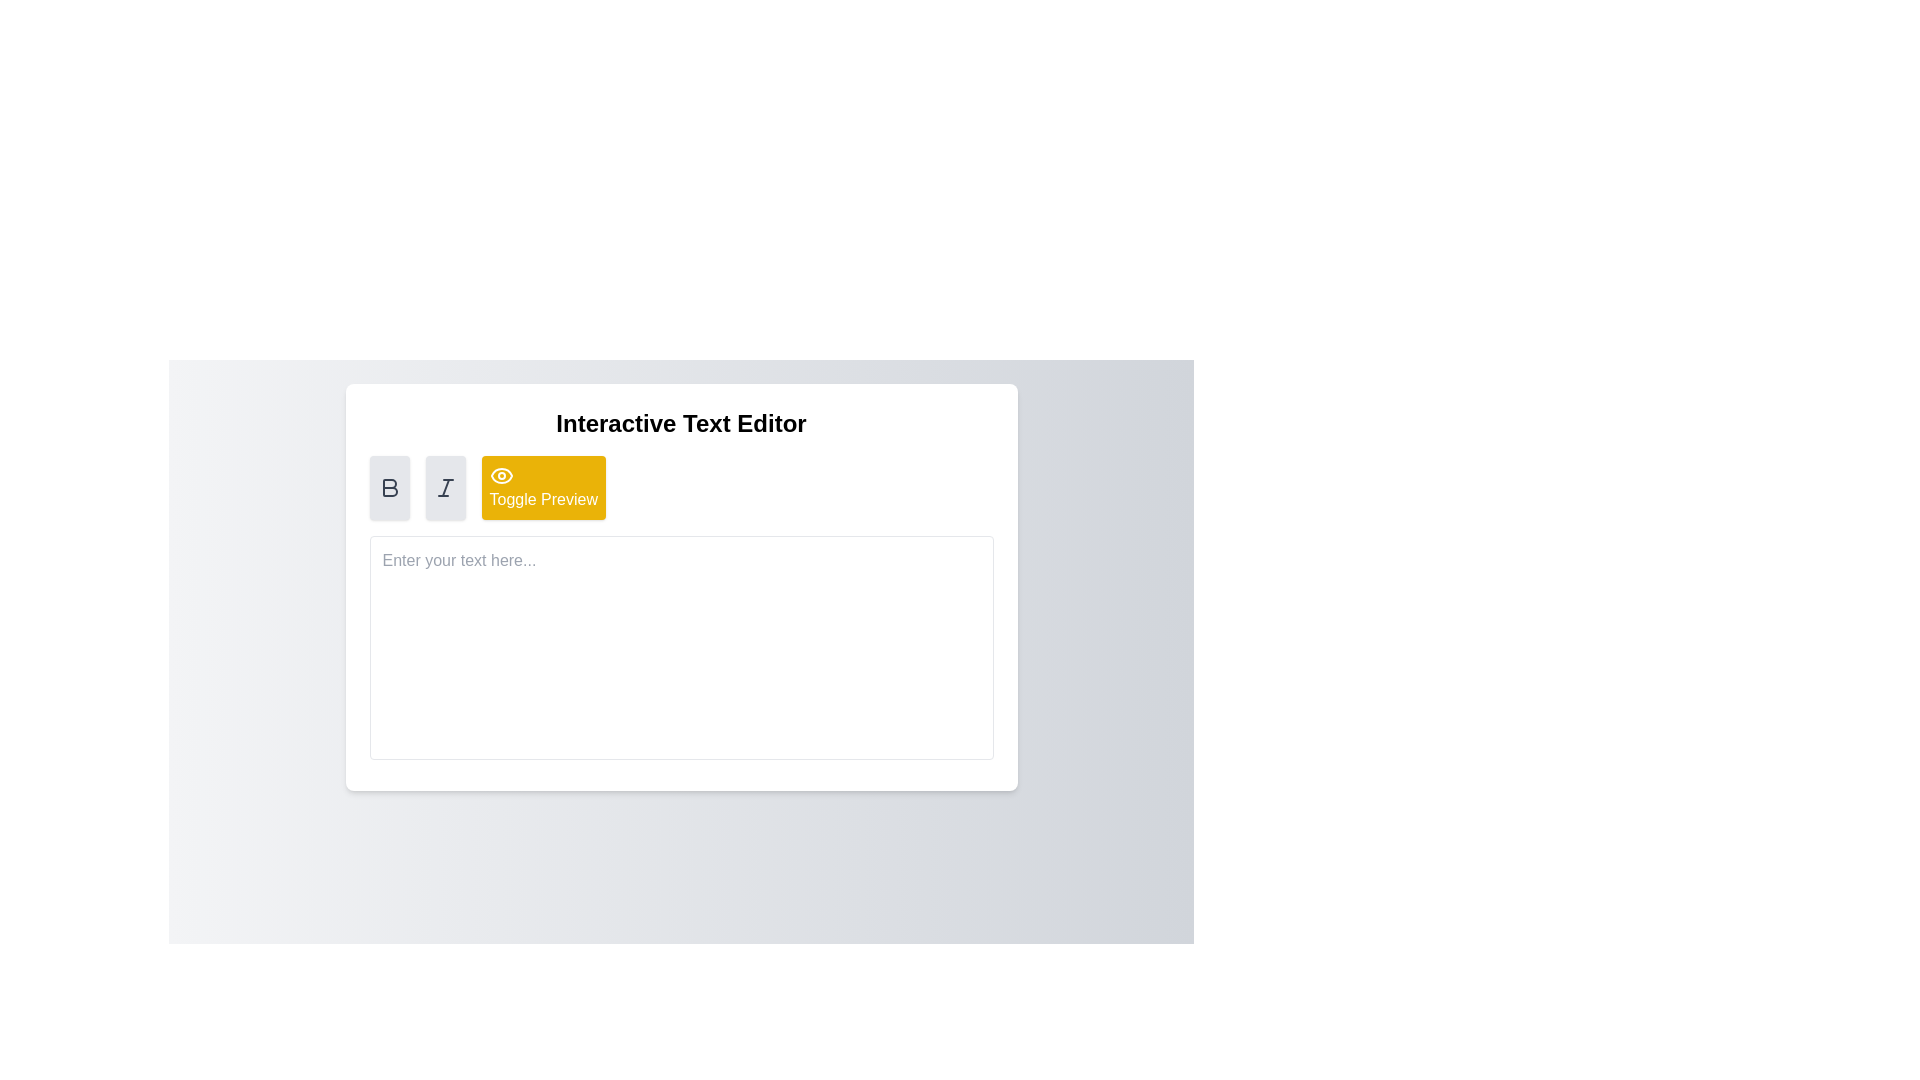 The height and width of the screenshot is (1080, 1920). What do you see at coordinates (444, 488) in the screenshot?
I see `the light gray button with a black italicized 'I' icon` at bounding box center [444, 488].